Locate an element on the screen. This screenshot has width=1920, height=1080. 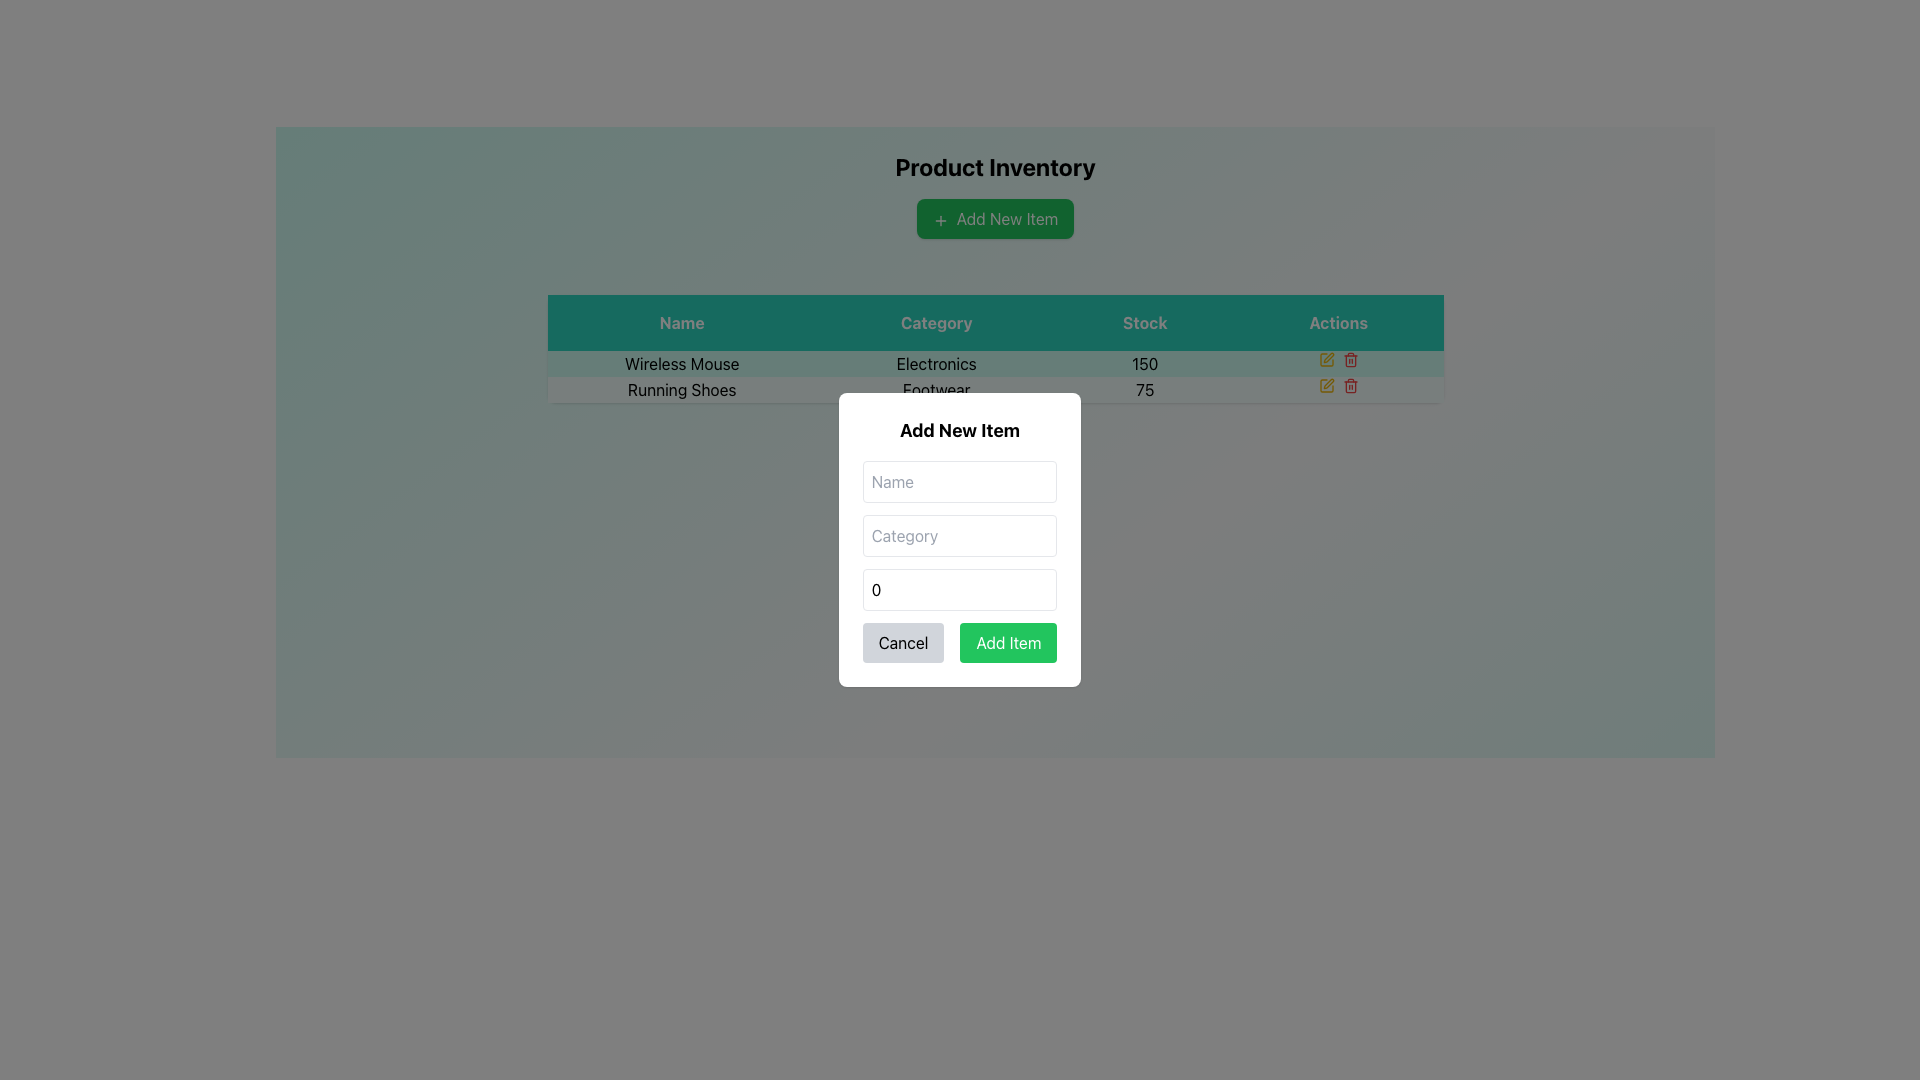
the Button with a pen icon located in the second row of the 'Actions' column in the table to initiate editing is located at coordinates (1325, 385).